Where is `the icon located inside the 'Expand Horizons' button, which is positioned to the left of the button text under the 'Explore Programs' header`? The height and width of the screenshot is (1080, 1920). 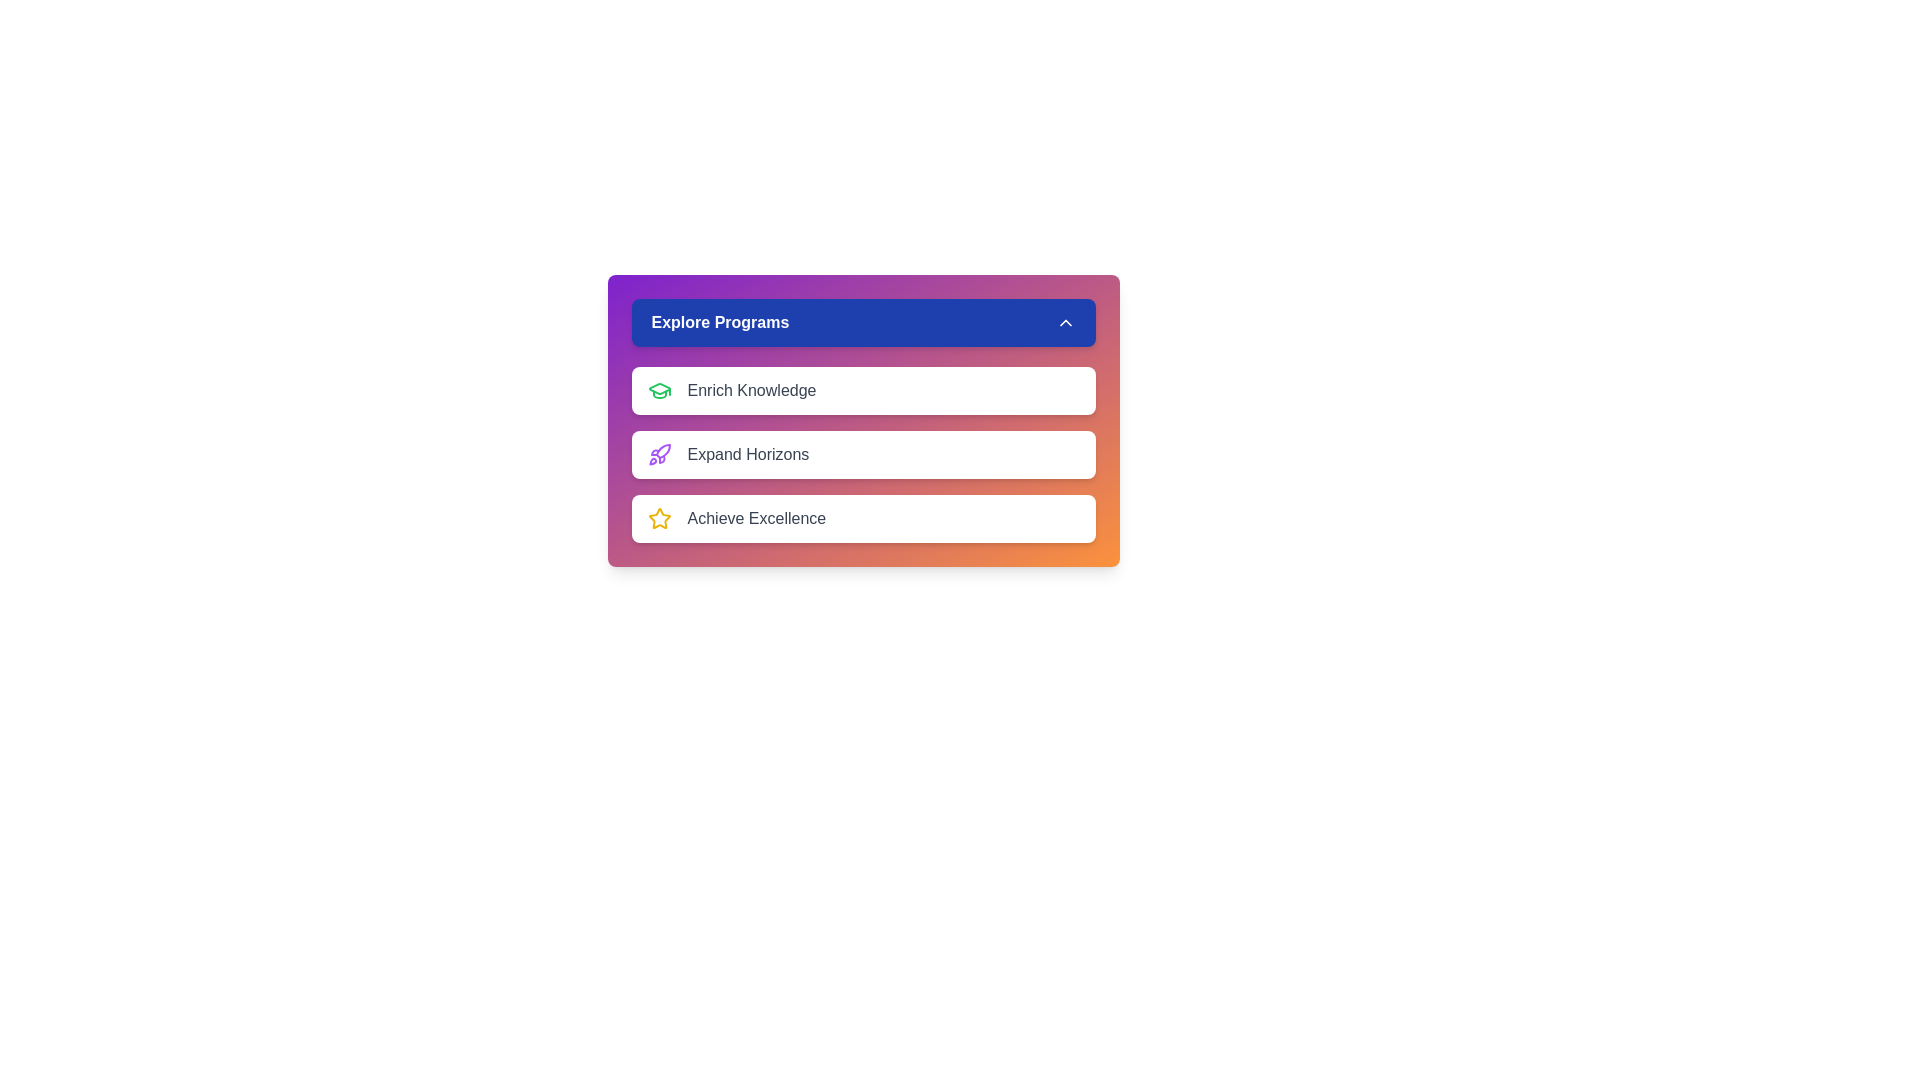 the icon located inside the 'Expand Horizons' button, which is positioned to the left of the button text under the 'Explore Programs' header is located at coordinates (659, 455).